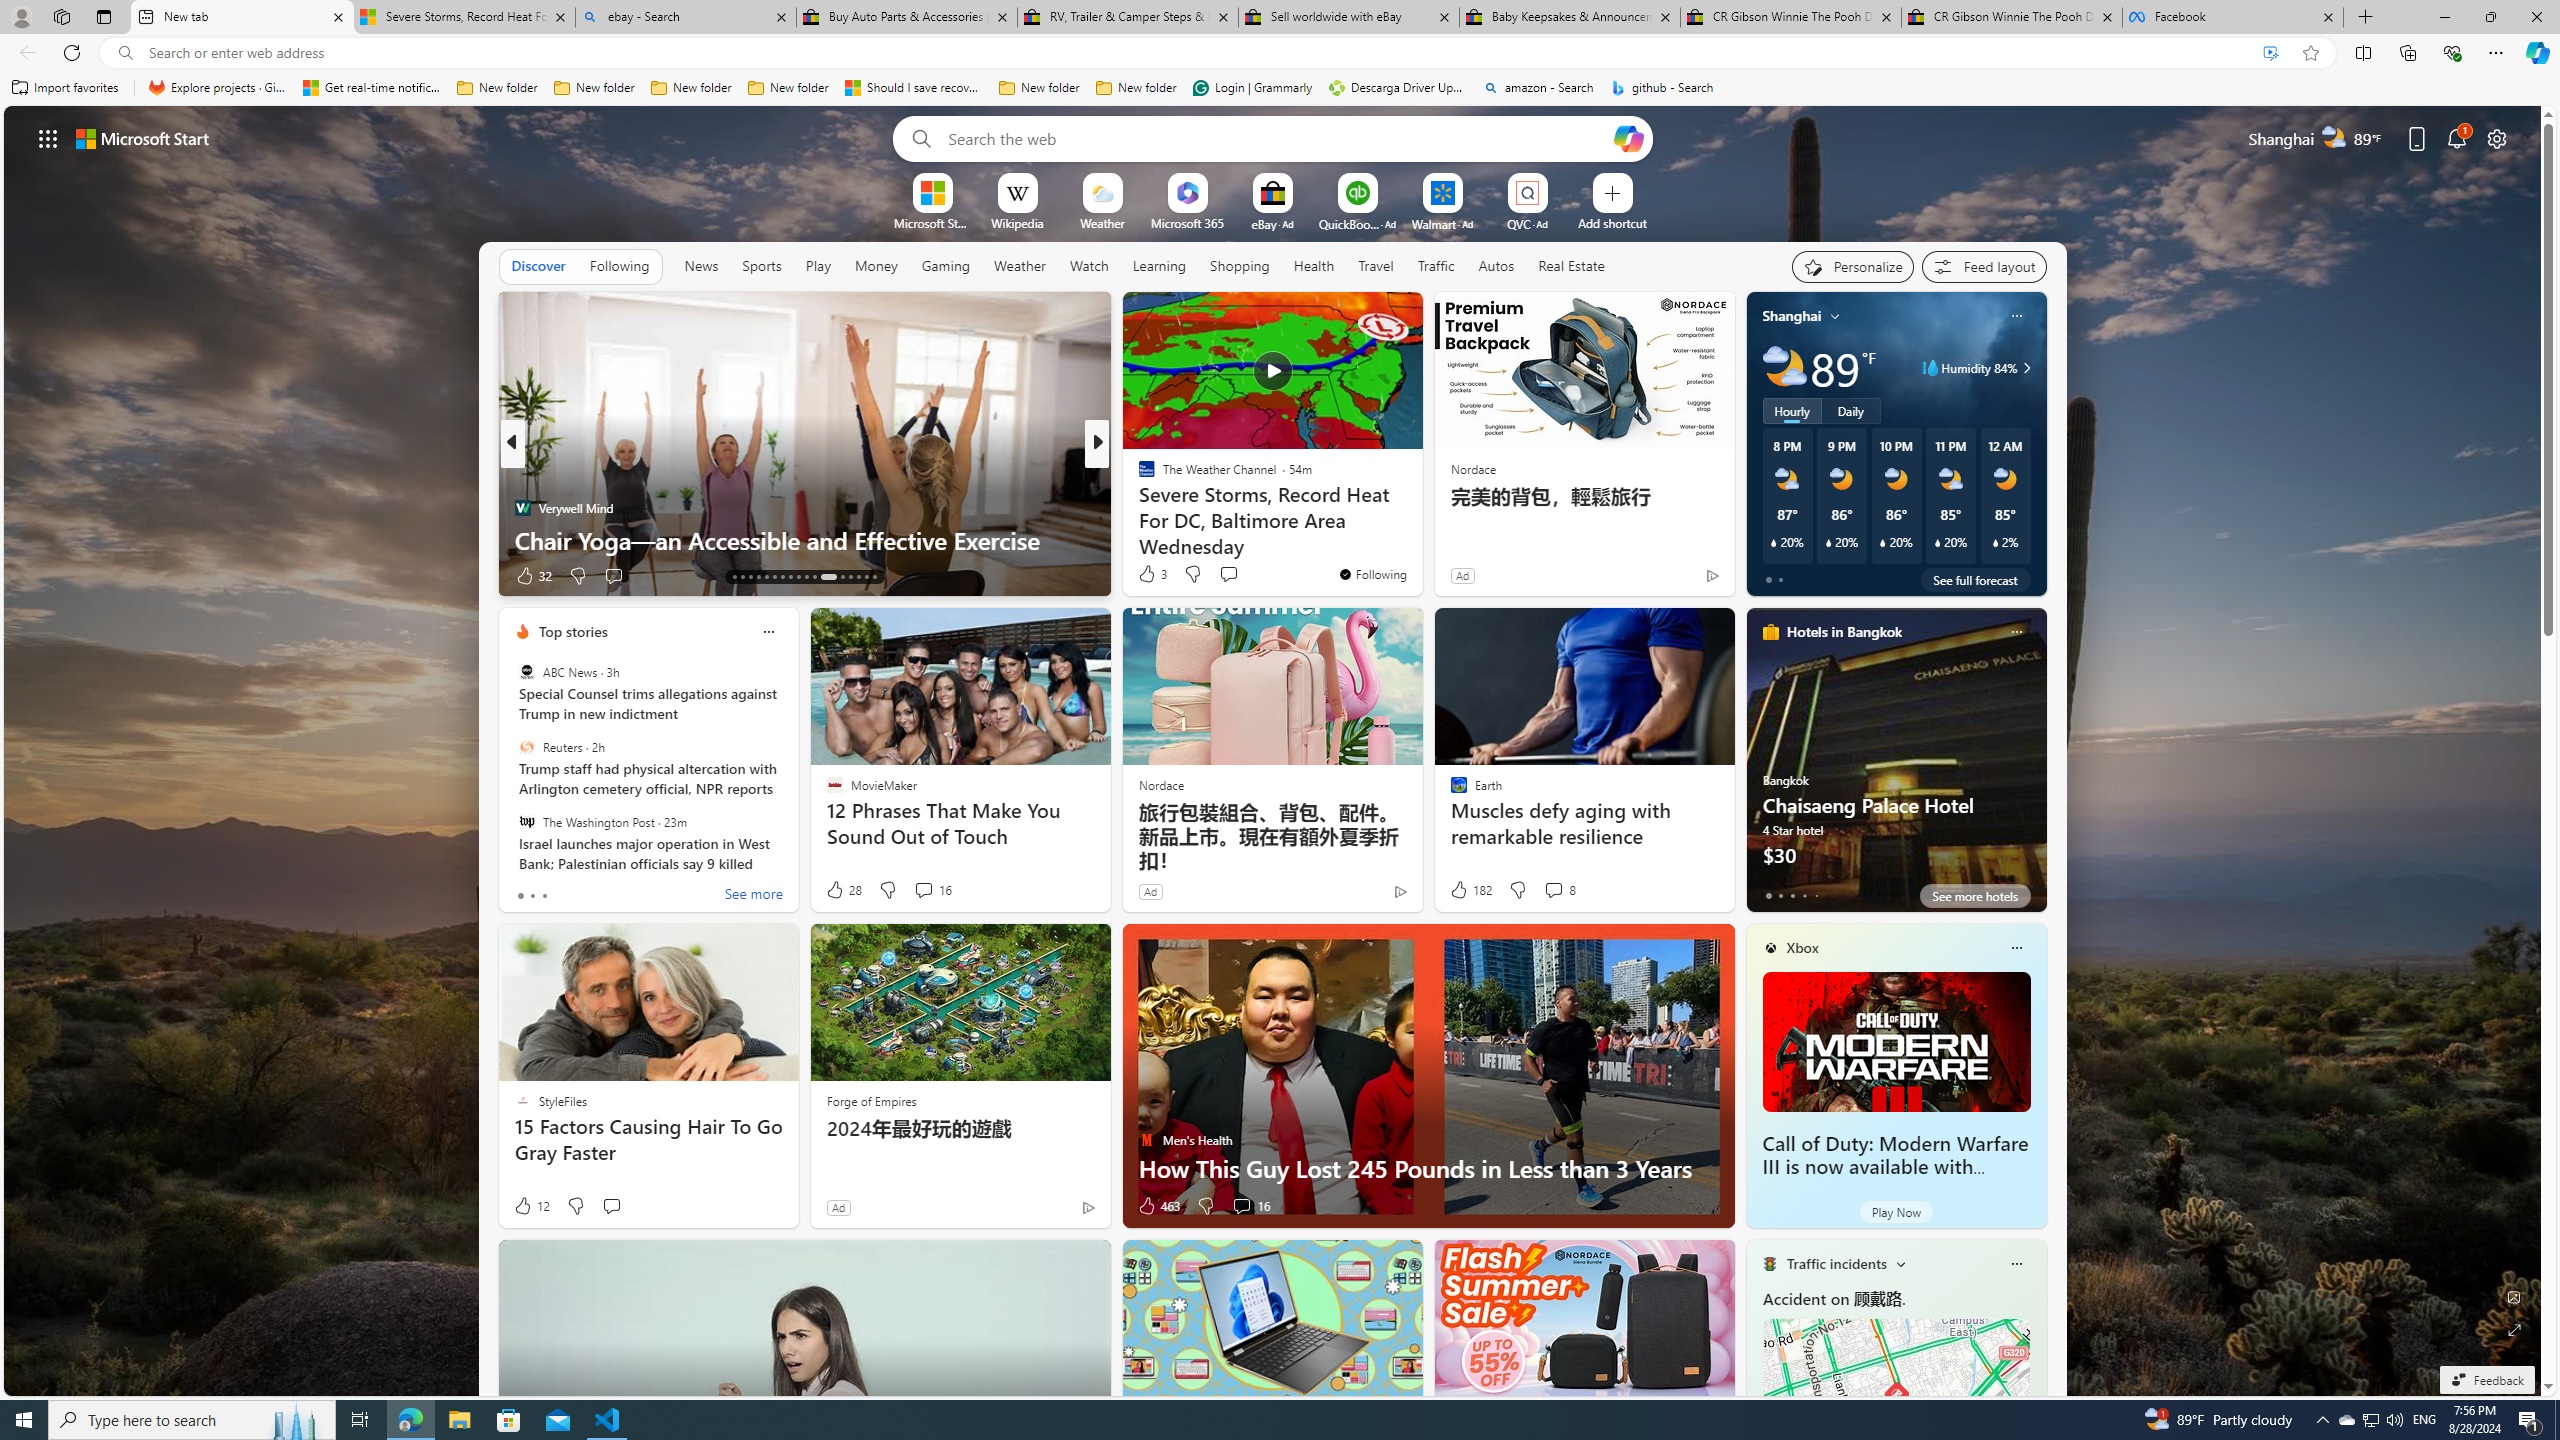 The height and width of the screenshot is (1440, 2560). What do you see at coordinates (1766, 895) in the screenshot?
I see `'tab-0'` at bounding box center [1766, 895].